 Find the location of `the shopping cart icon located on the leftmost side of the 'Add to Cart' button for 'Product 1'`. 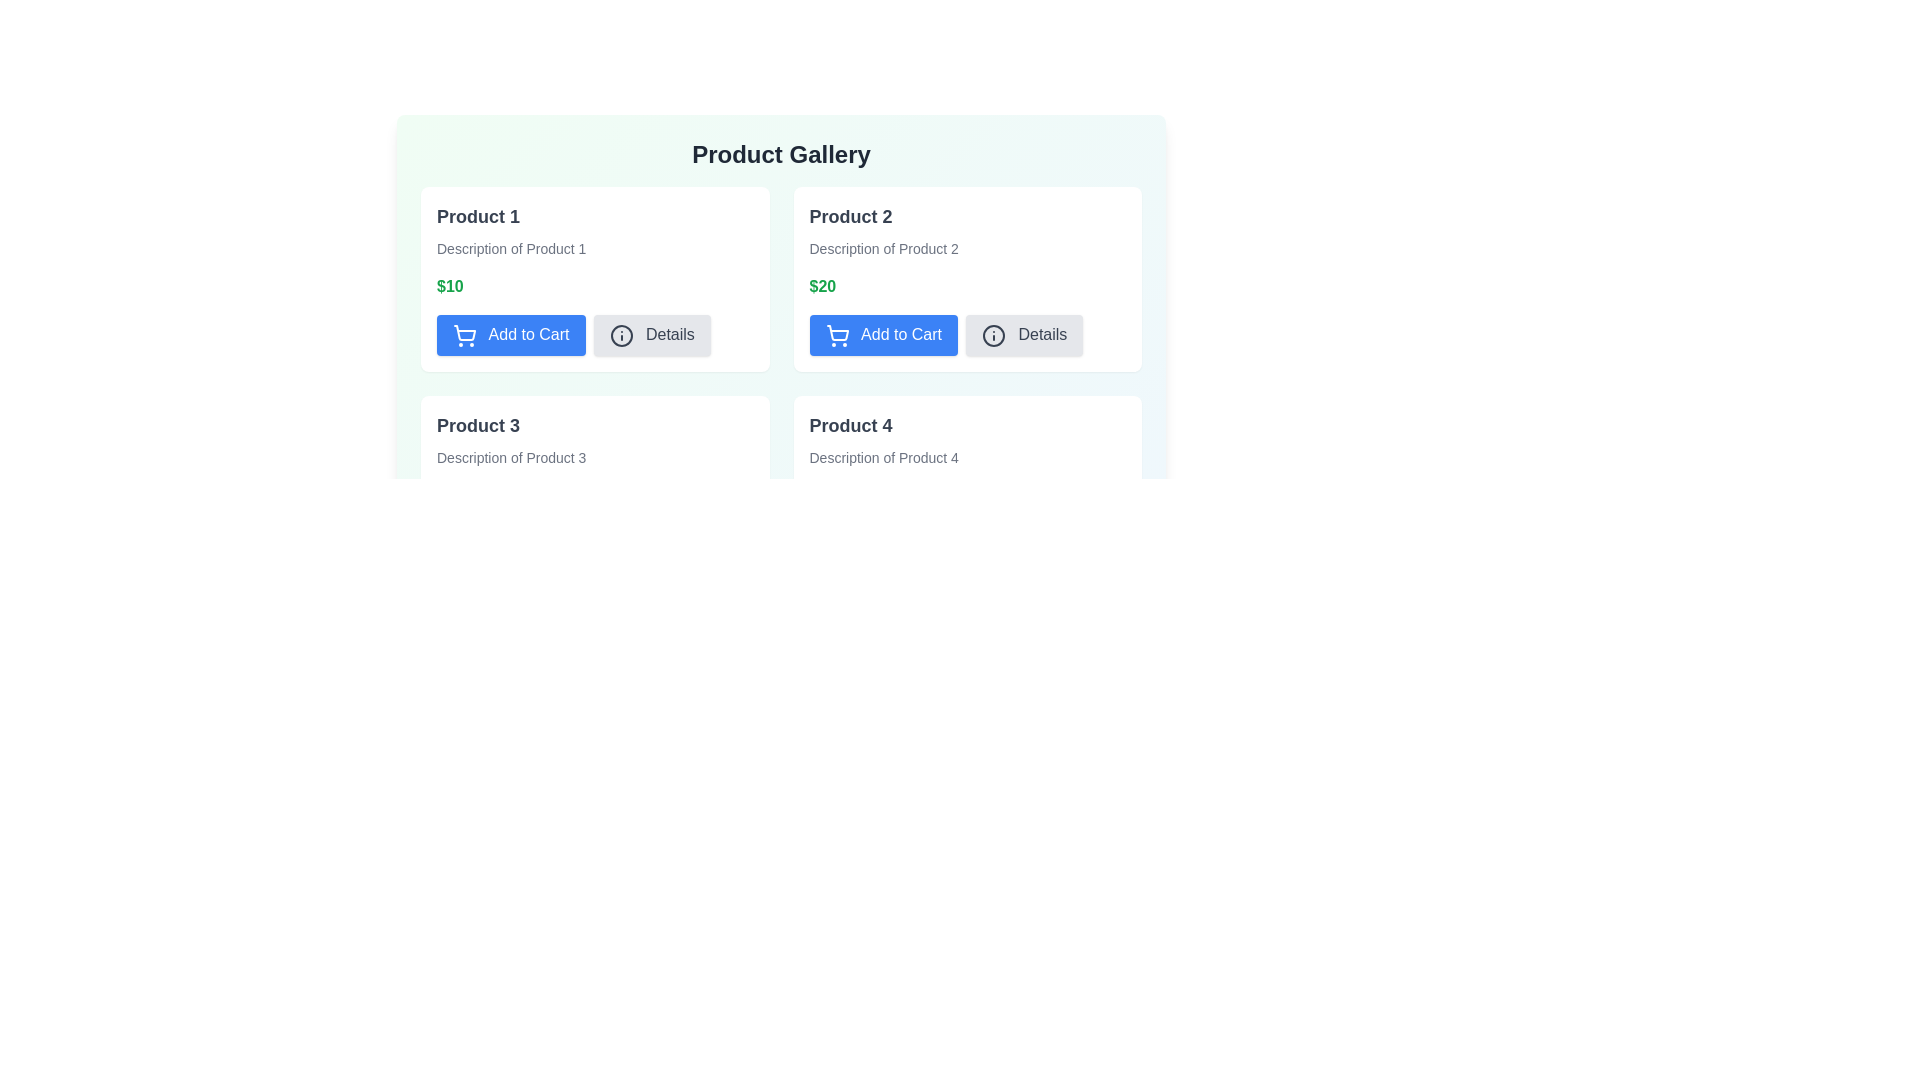

the shopping cart icon located on the leftmost side of the 'Add to Cart' button for 'Product 1' is located at coordinates (464, 334).